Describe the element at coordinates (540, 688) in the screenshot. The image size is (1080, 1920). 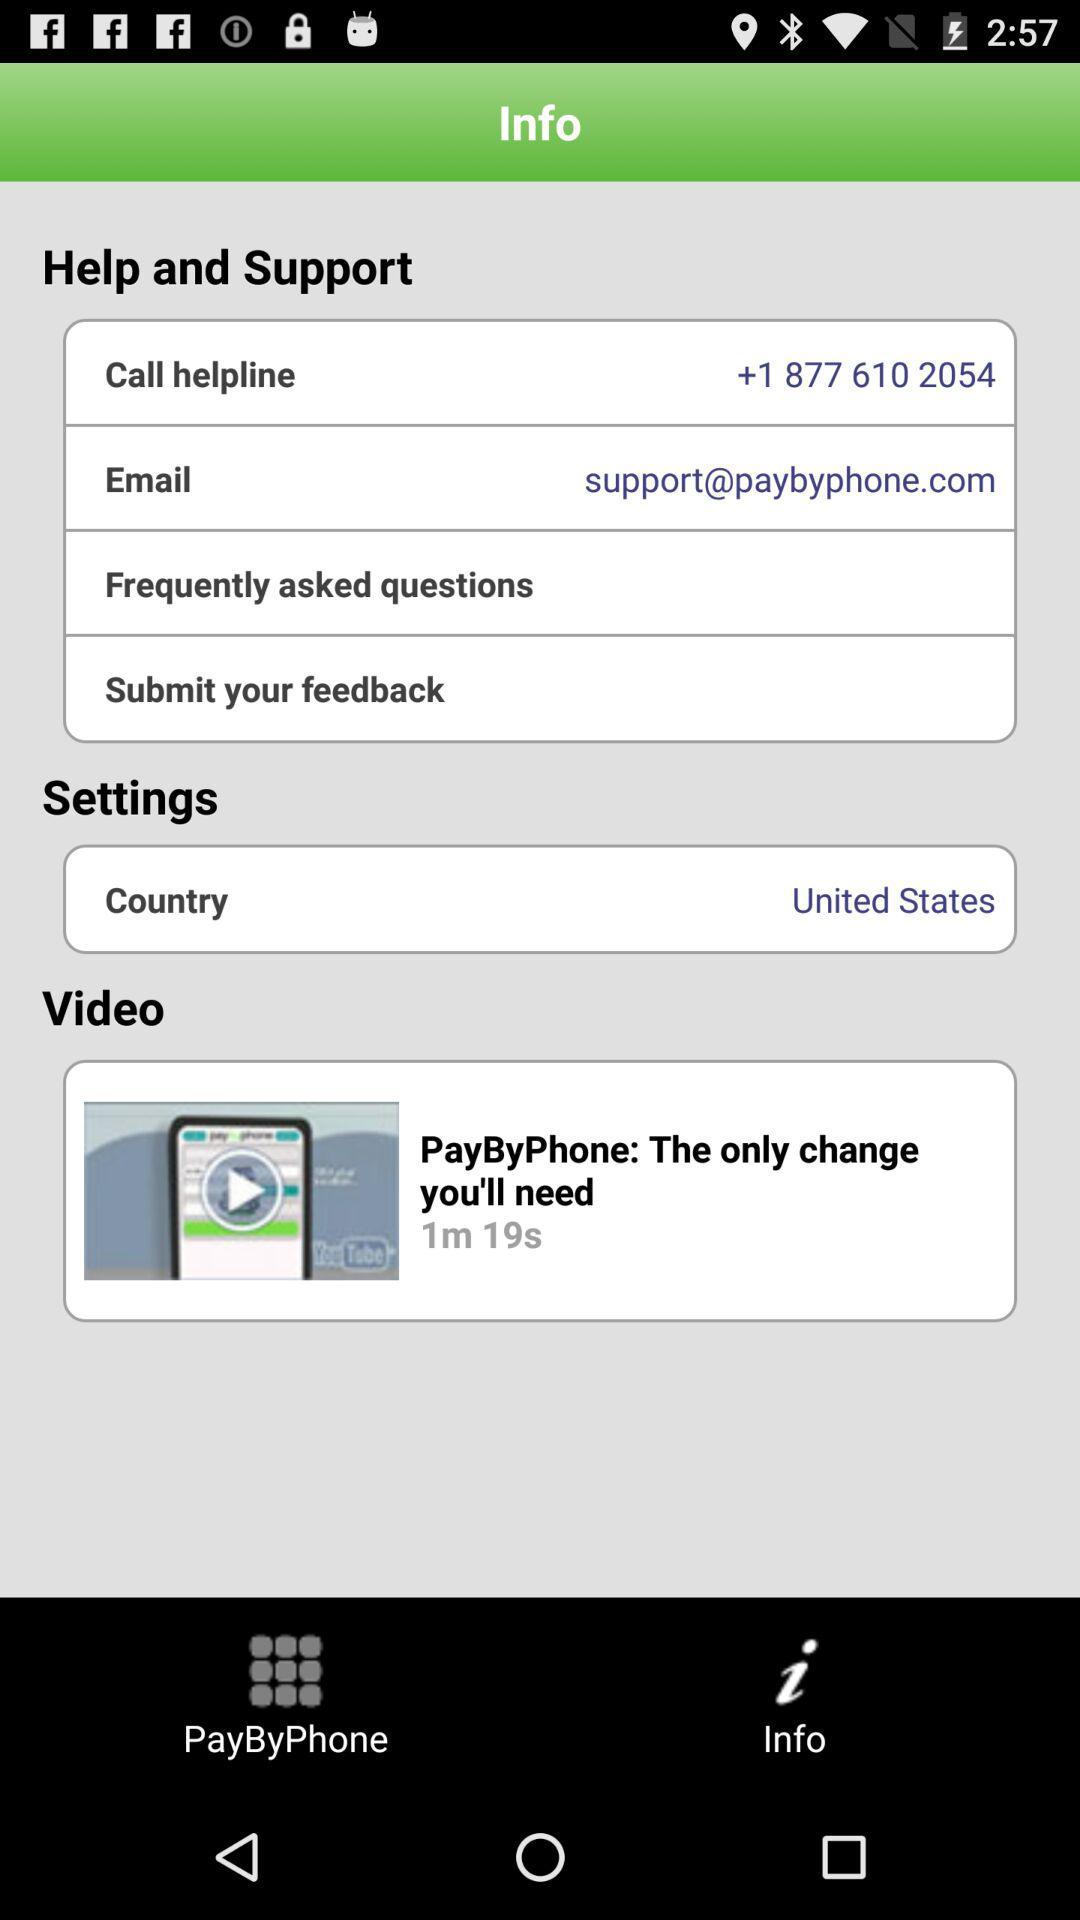
I see `submits feedback` at that location.